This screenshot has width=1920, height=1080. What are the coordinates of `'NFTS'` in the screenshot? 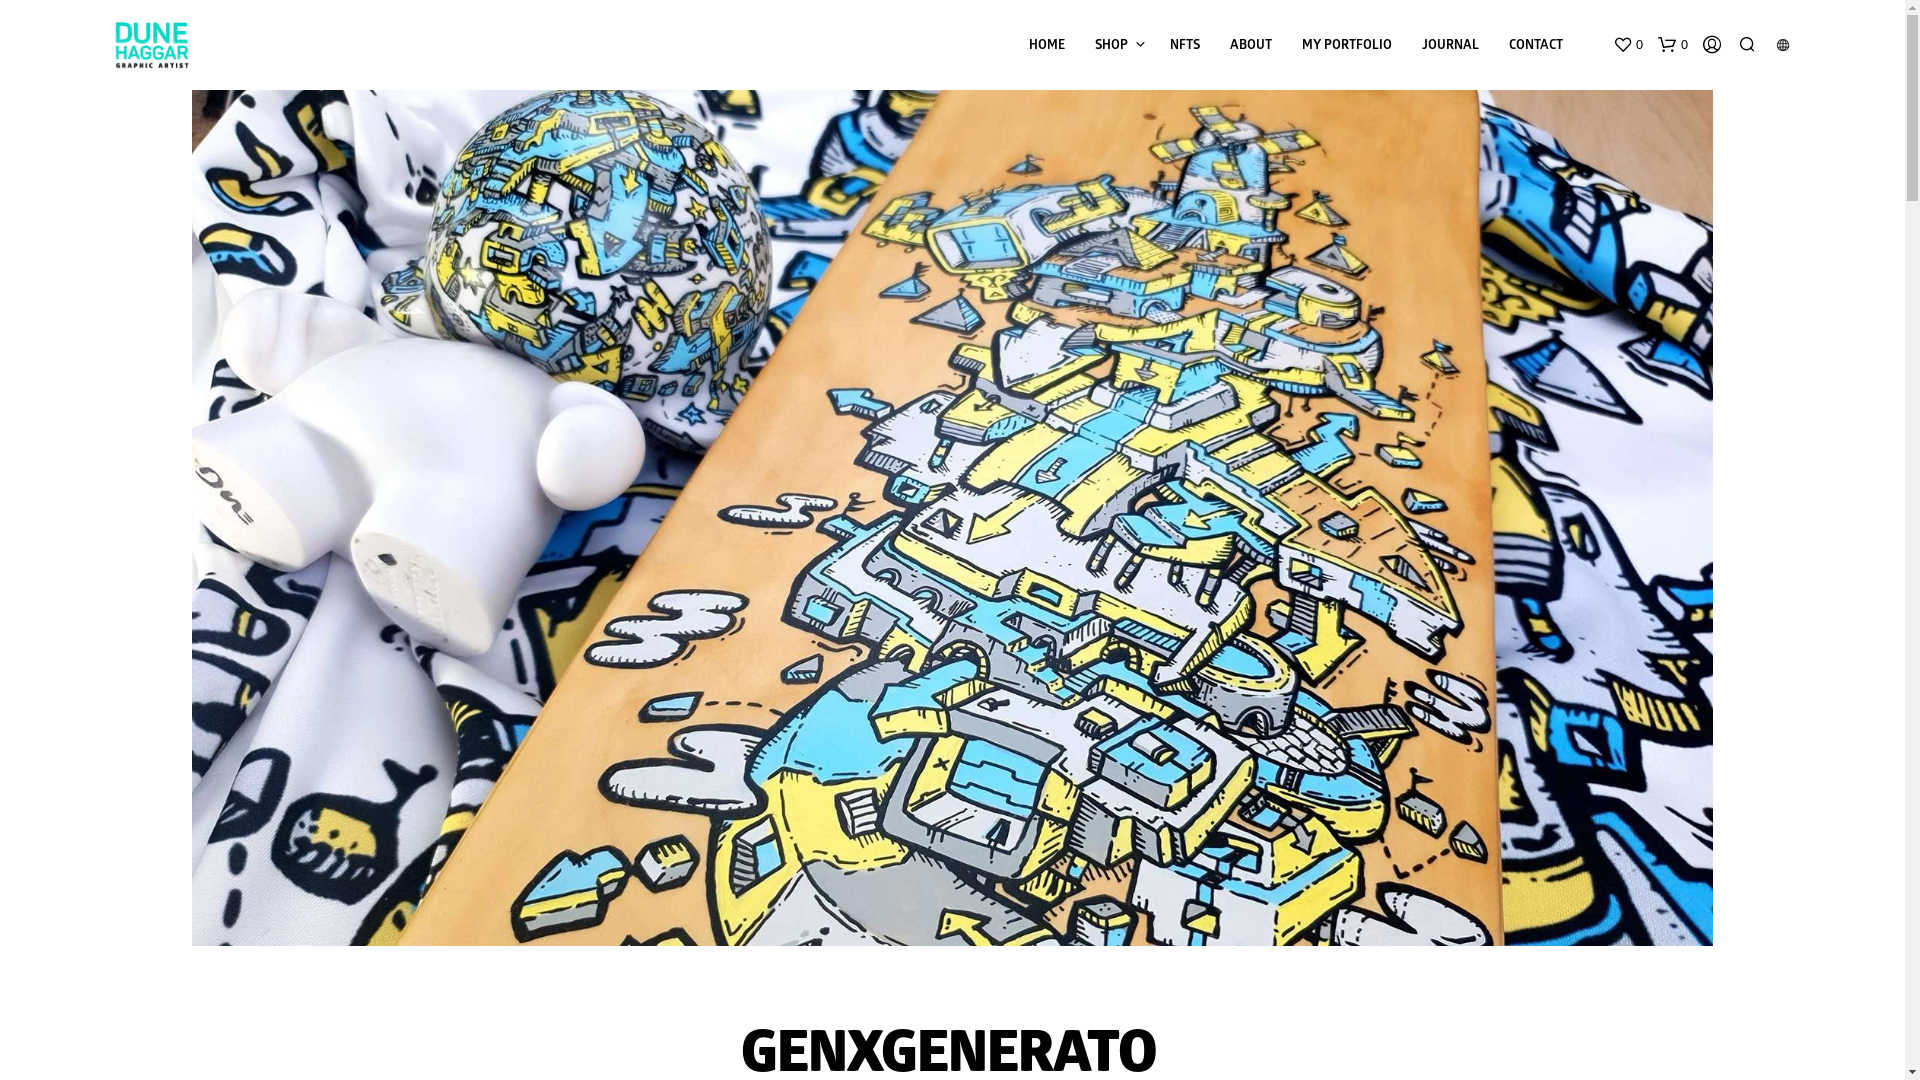 It's located at (1184, 45).